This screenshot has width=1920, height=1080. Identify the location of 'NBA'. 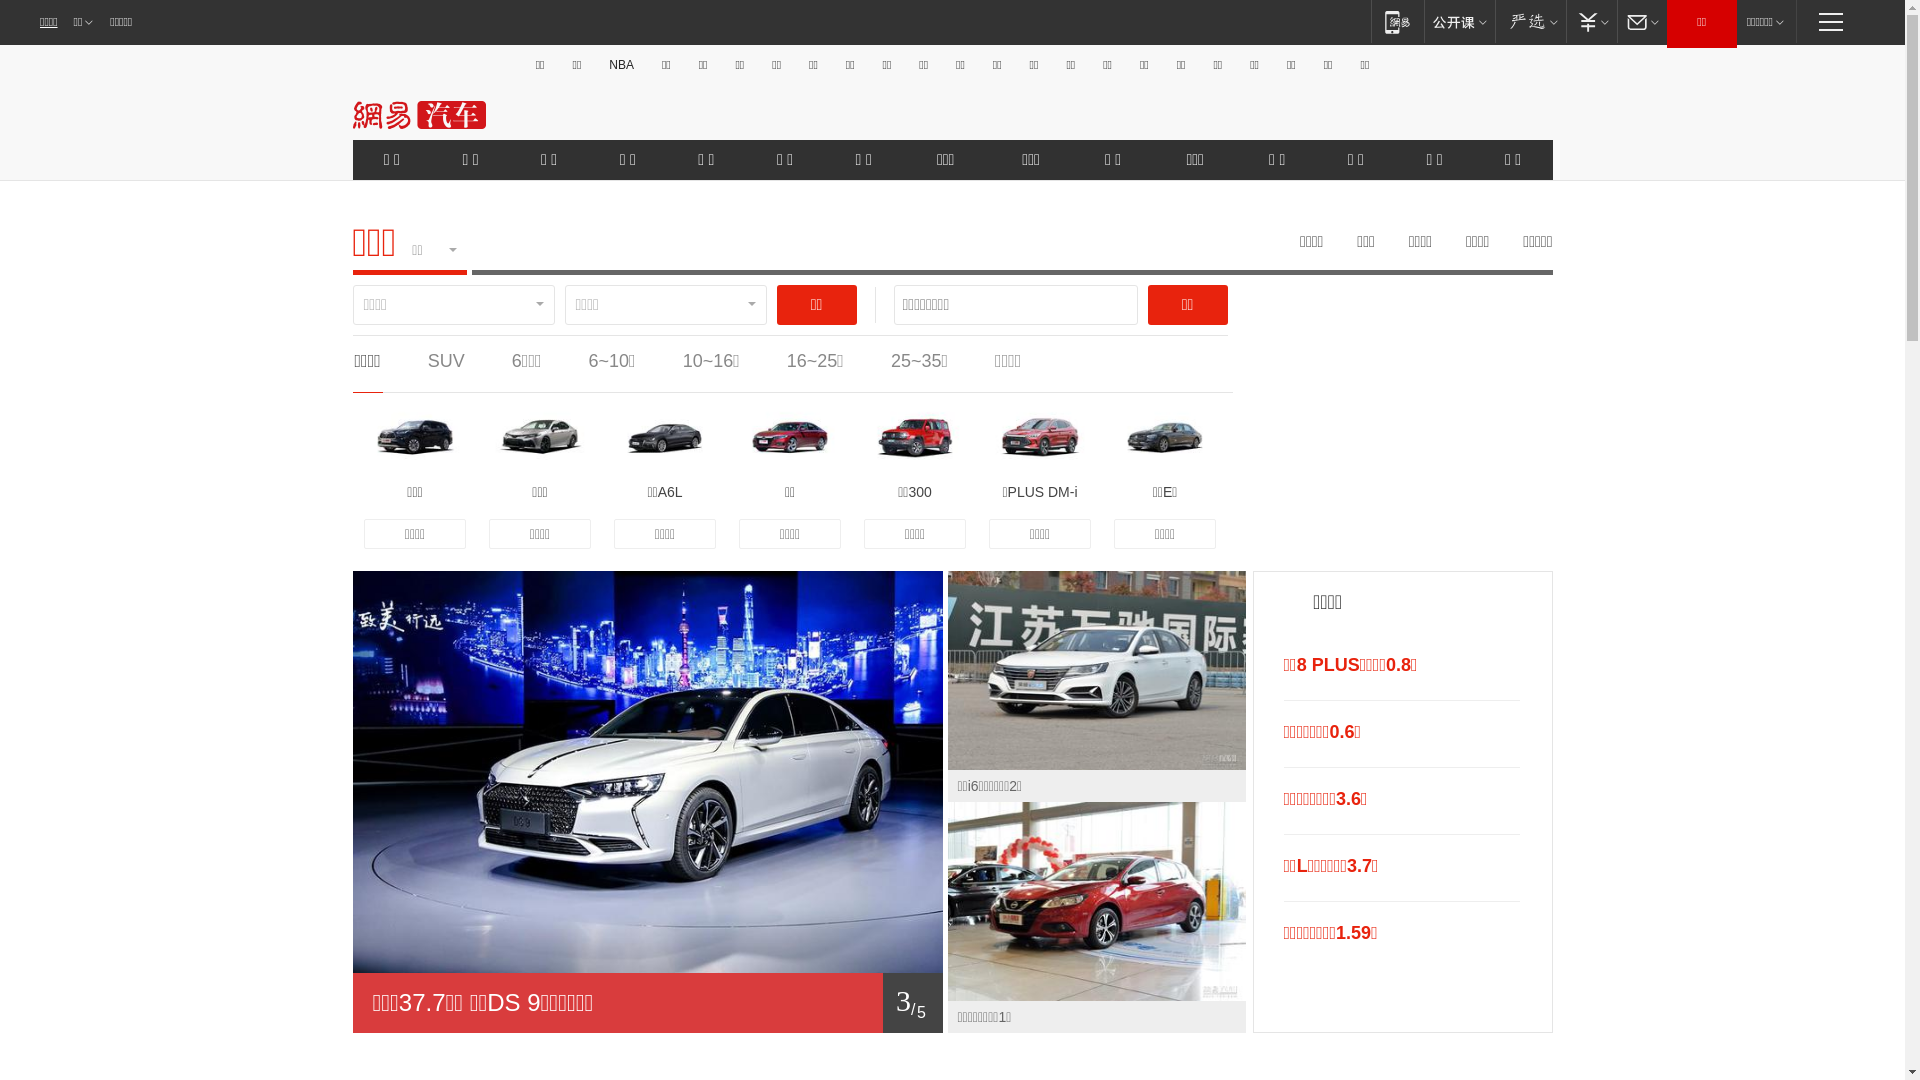
(620, 64).